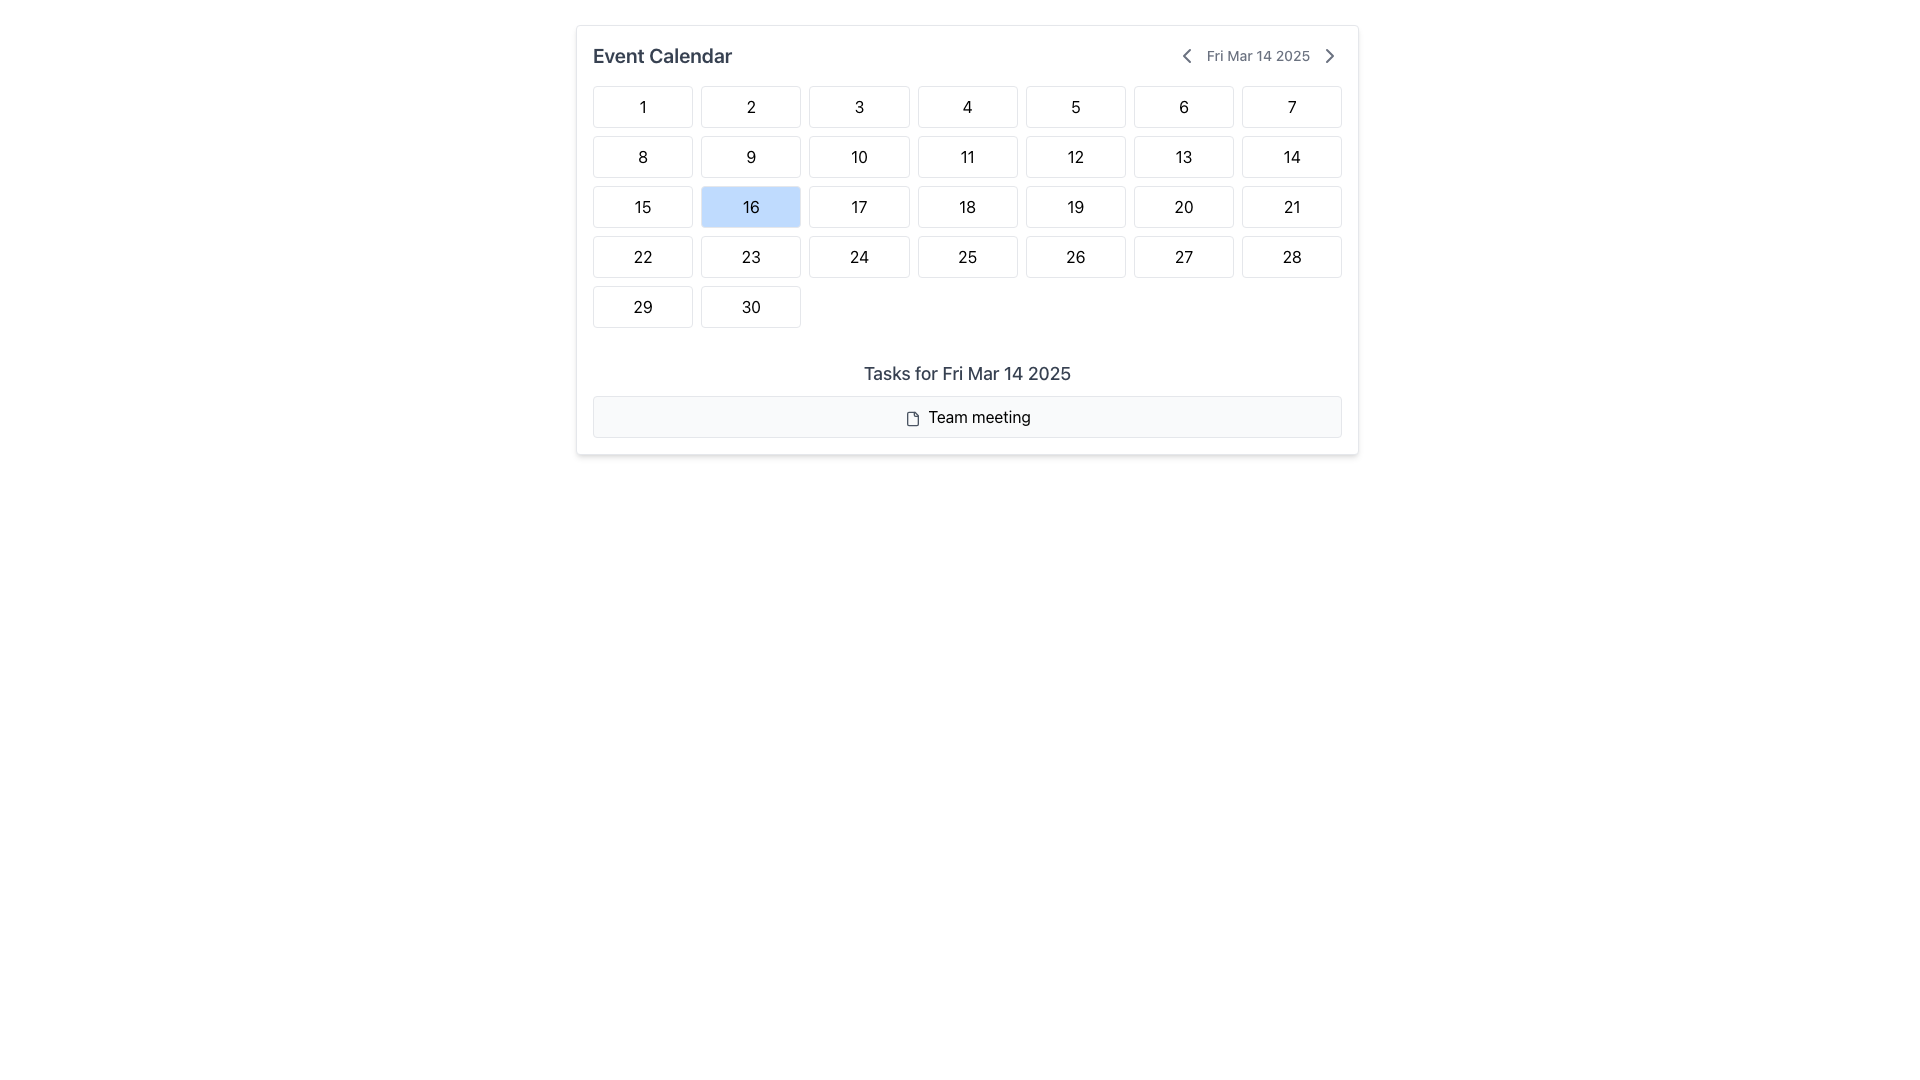  What do you see at coordinates (911, 417) in the screenshot?
I see `the document icon located to the left of the 'Team meeting' label in the calendar event details section` at bounding box center [911, 417].